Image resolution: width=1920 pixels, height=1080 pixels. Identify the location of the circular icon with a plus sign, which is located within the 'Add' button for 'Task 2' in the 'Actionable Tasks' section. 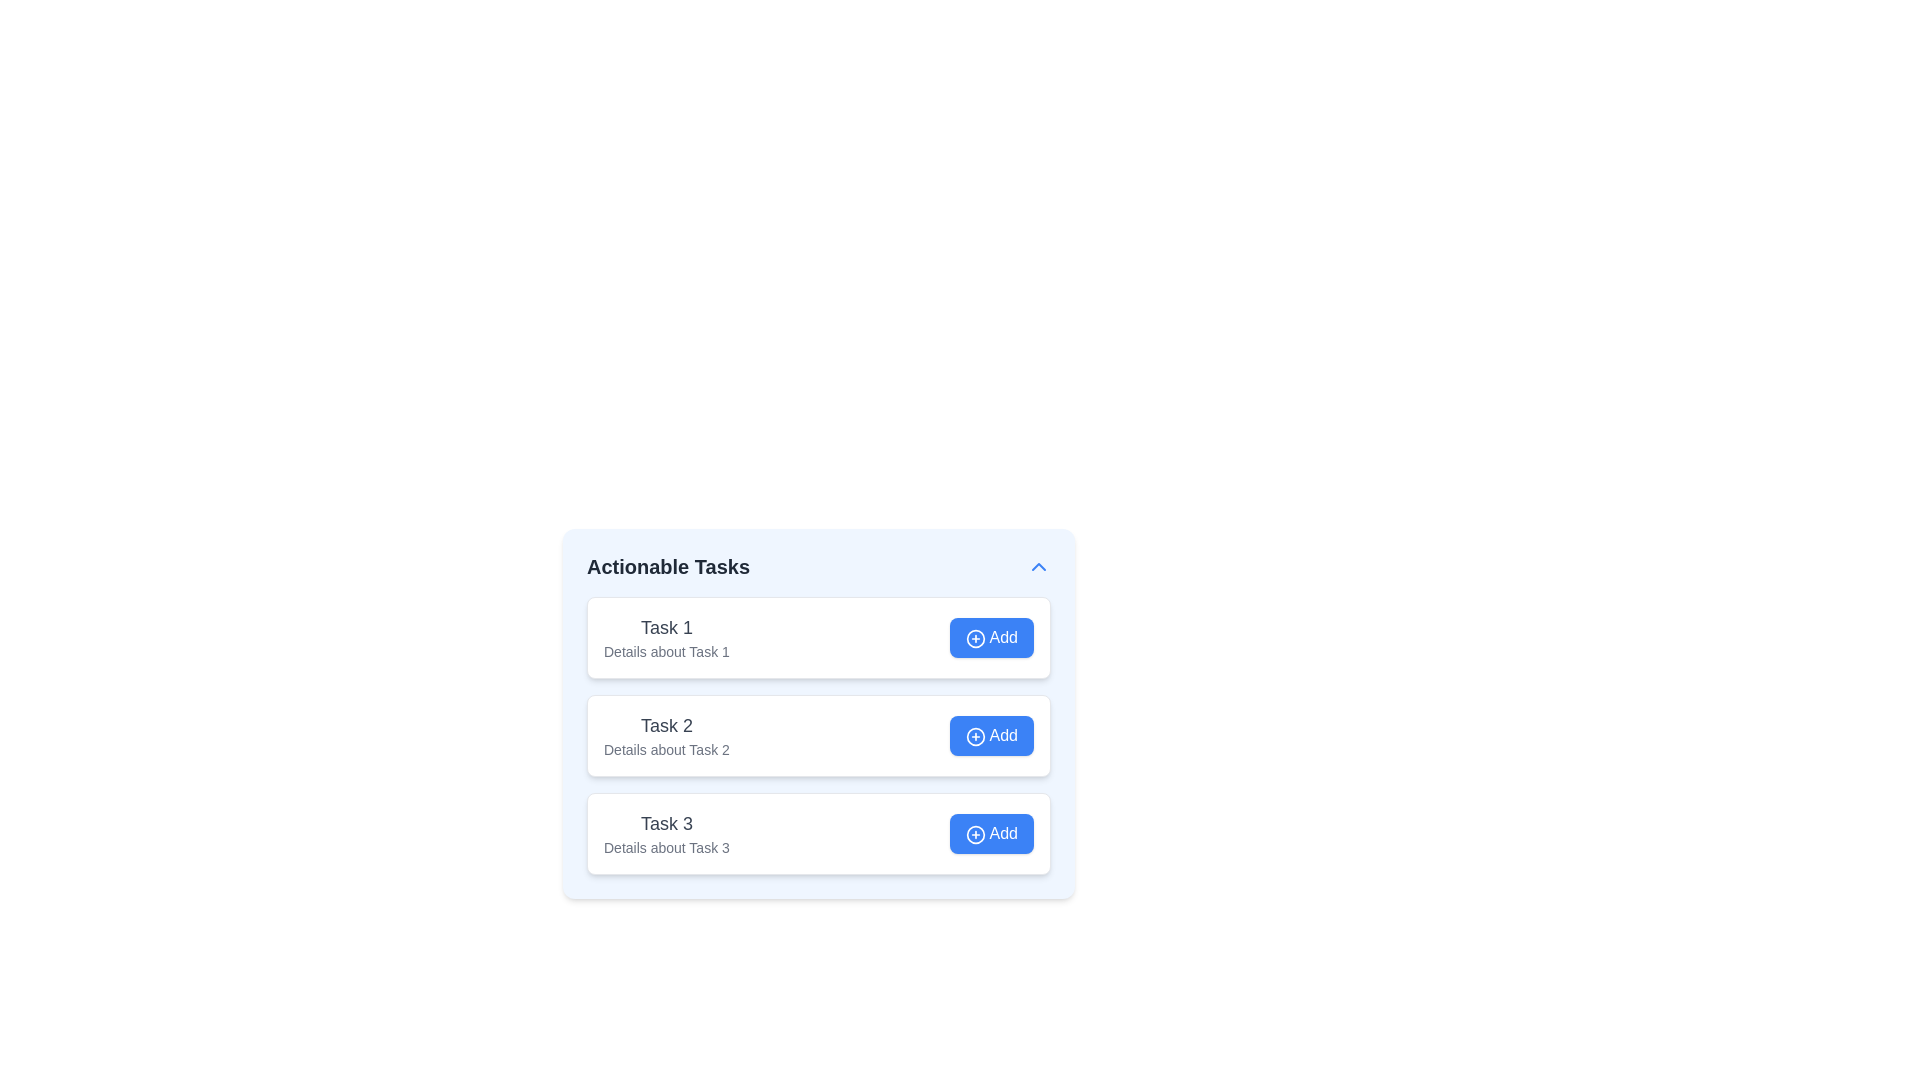
(975, 736).